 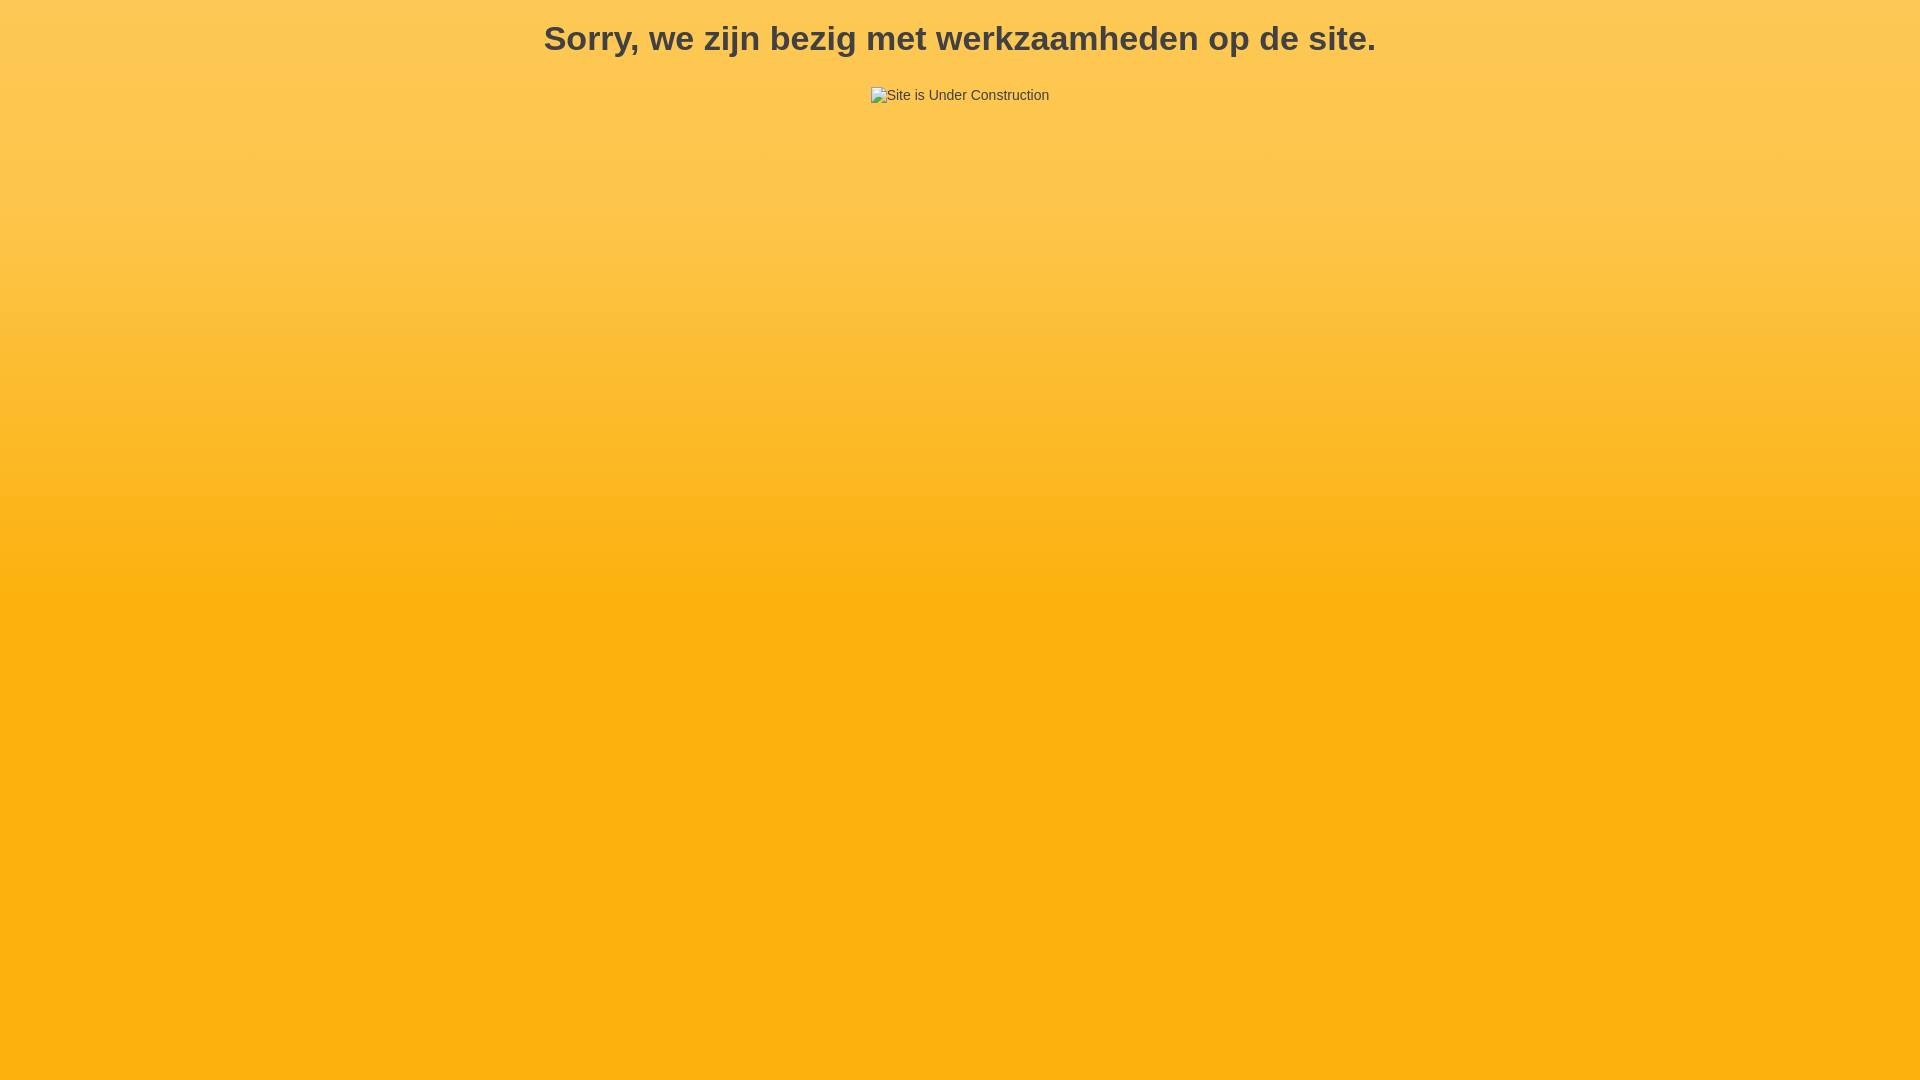 What do you see at coordinates (960, 95) in the screenshot?
I see `'Site is Under Construction'` at bounding box center [960, 95].